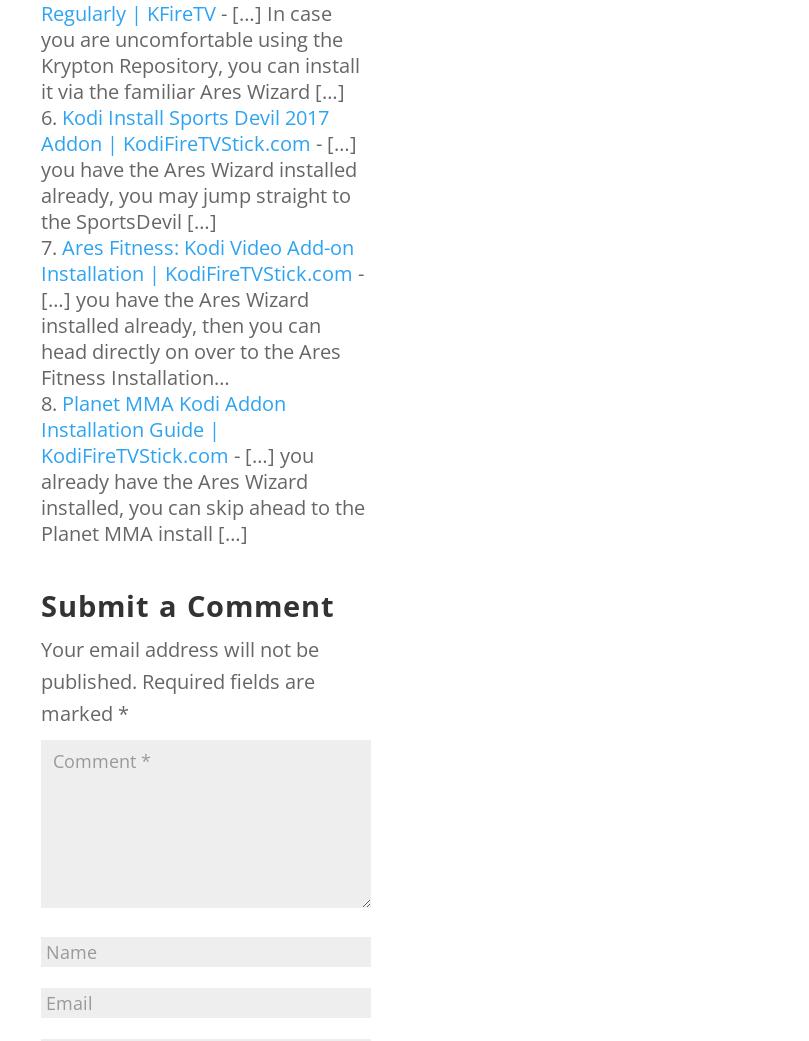 This screenshot has height=1041, width=809. I want to click on '- […] you have the Ares Wizard installed already, you may jump straight to the SportsDevil […]', so click(198, 181).